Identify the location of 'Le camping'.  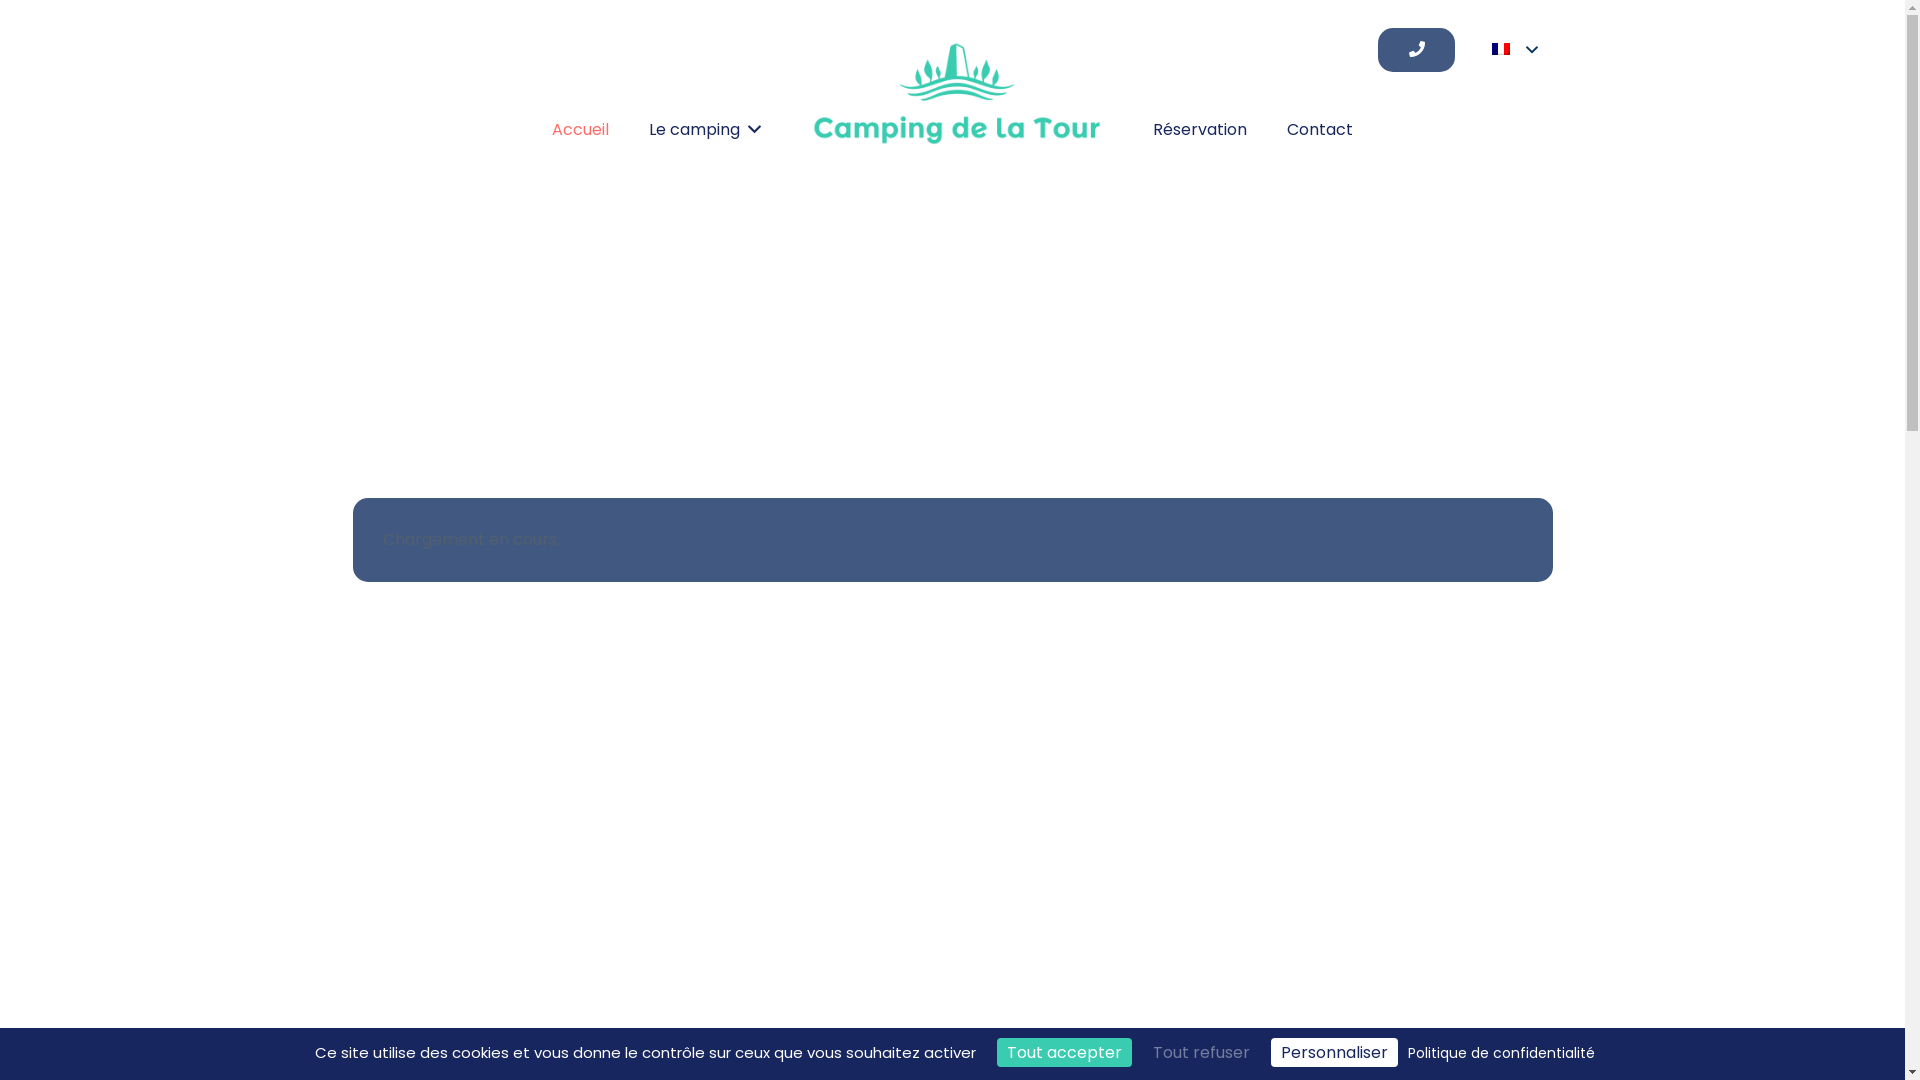
(705, 130).